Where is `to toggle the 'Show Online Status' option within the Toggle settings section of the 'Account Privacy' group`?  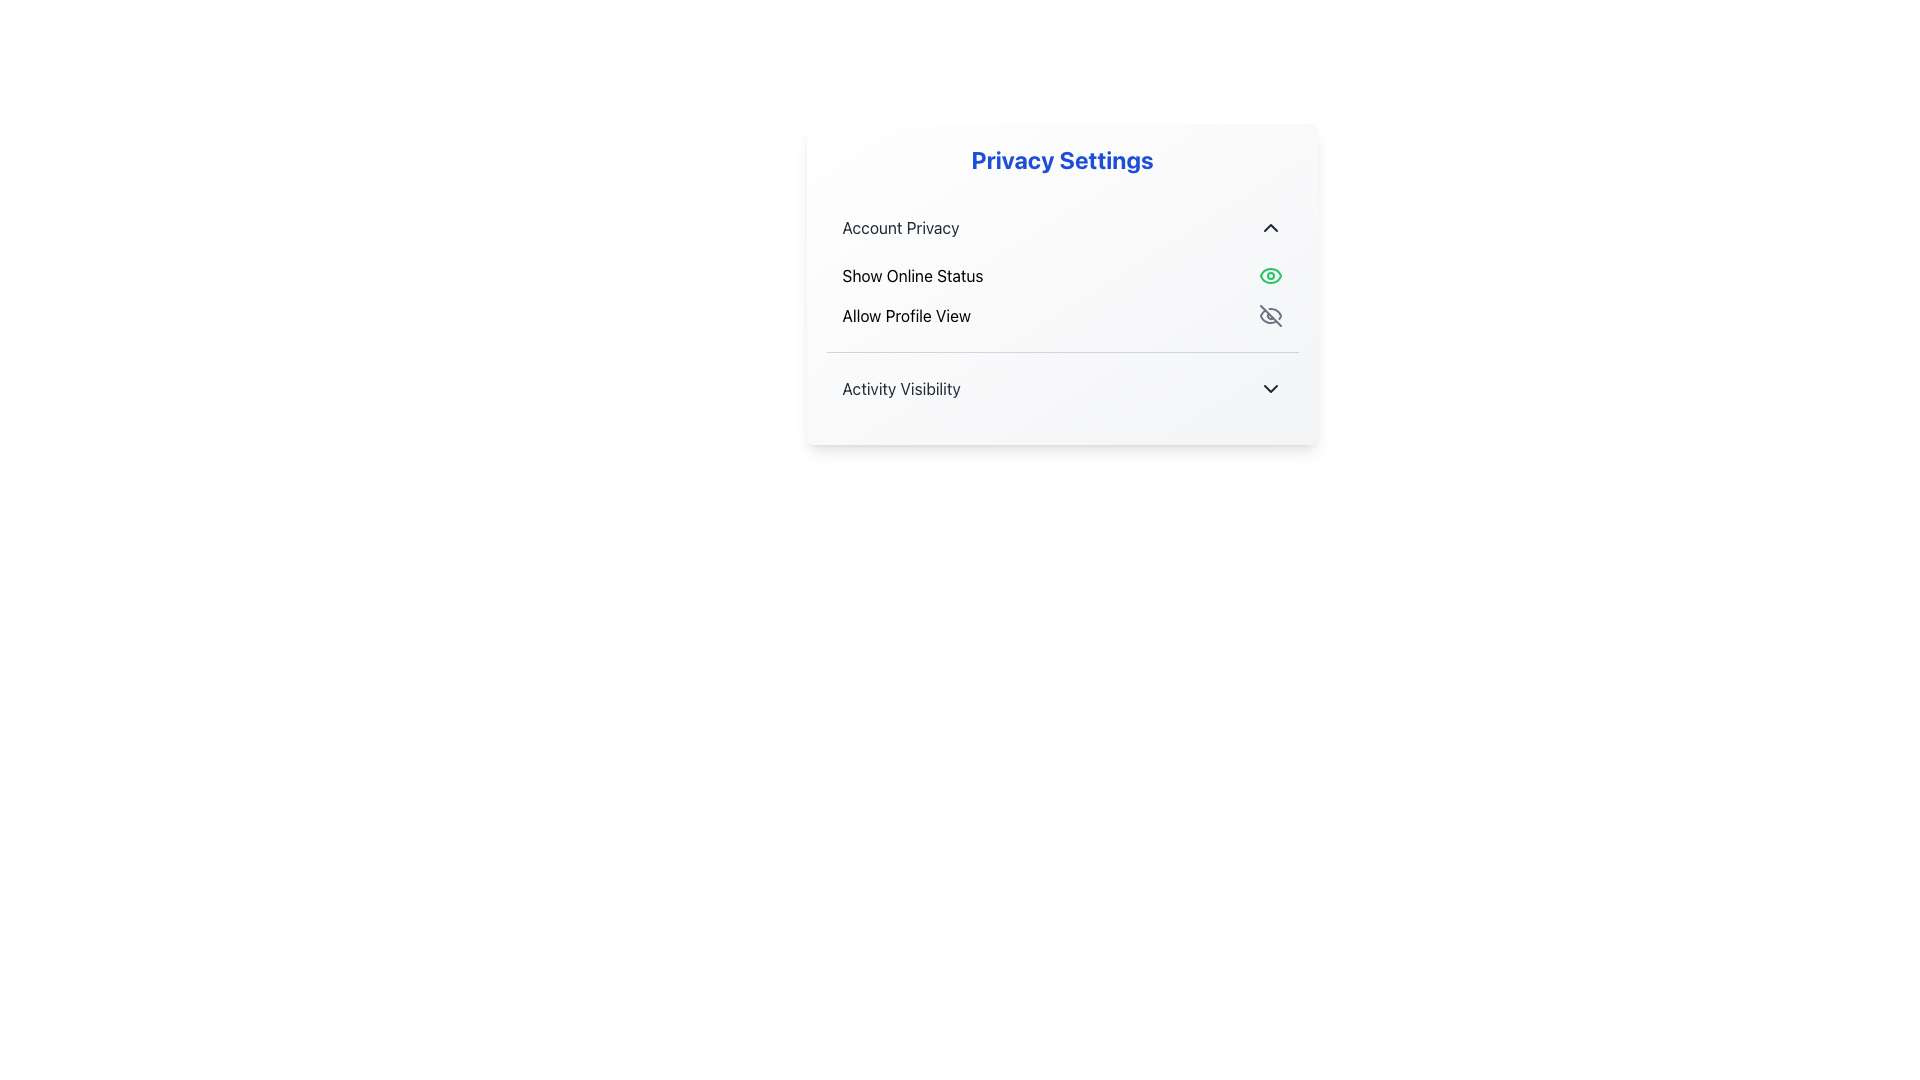
to toggle the 'Show Online Status' option within the Toggle settings section of the 'Account Privacy' group is located at coordinates (1061, 272).